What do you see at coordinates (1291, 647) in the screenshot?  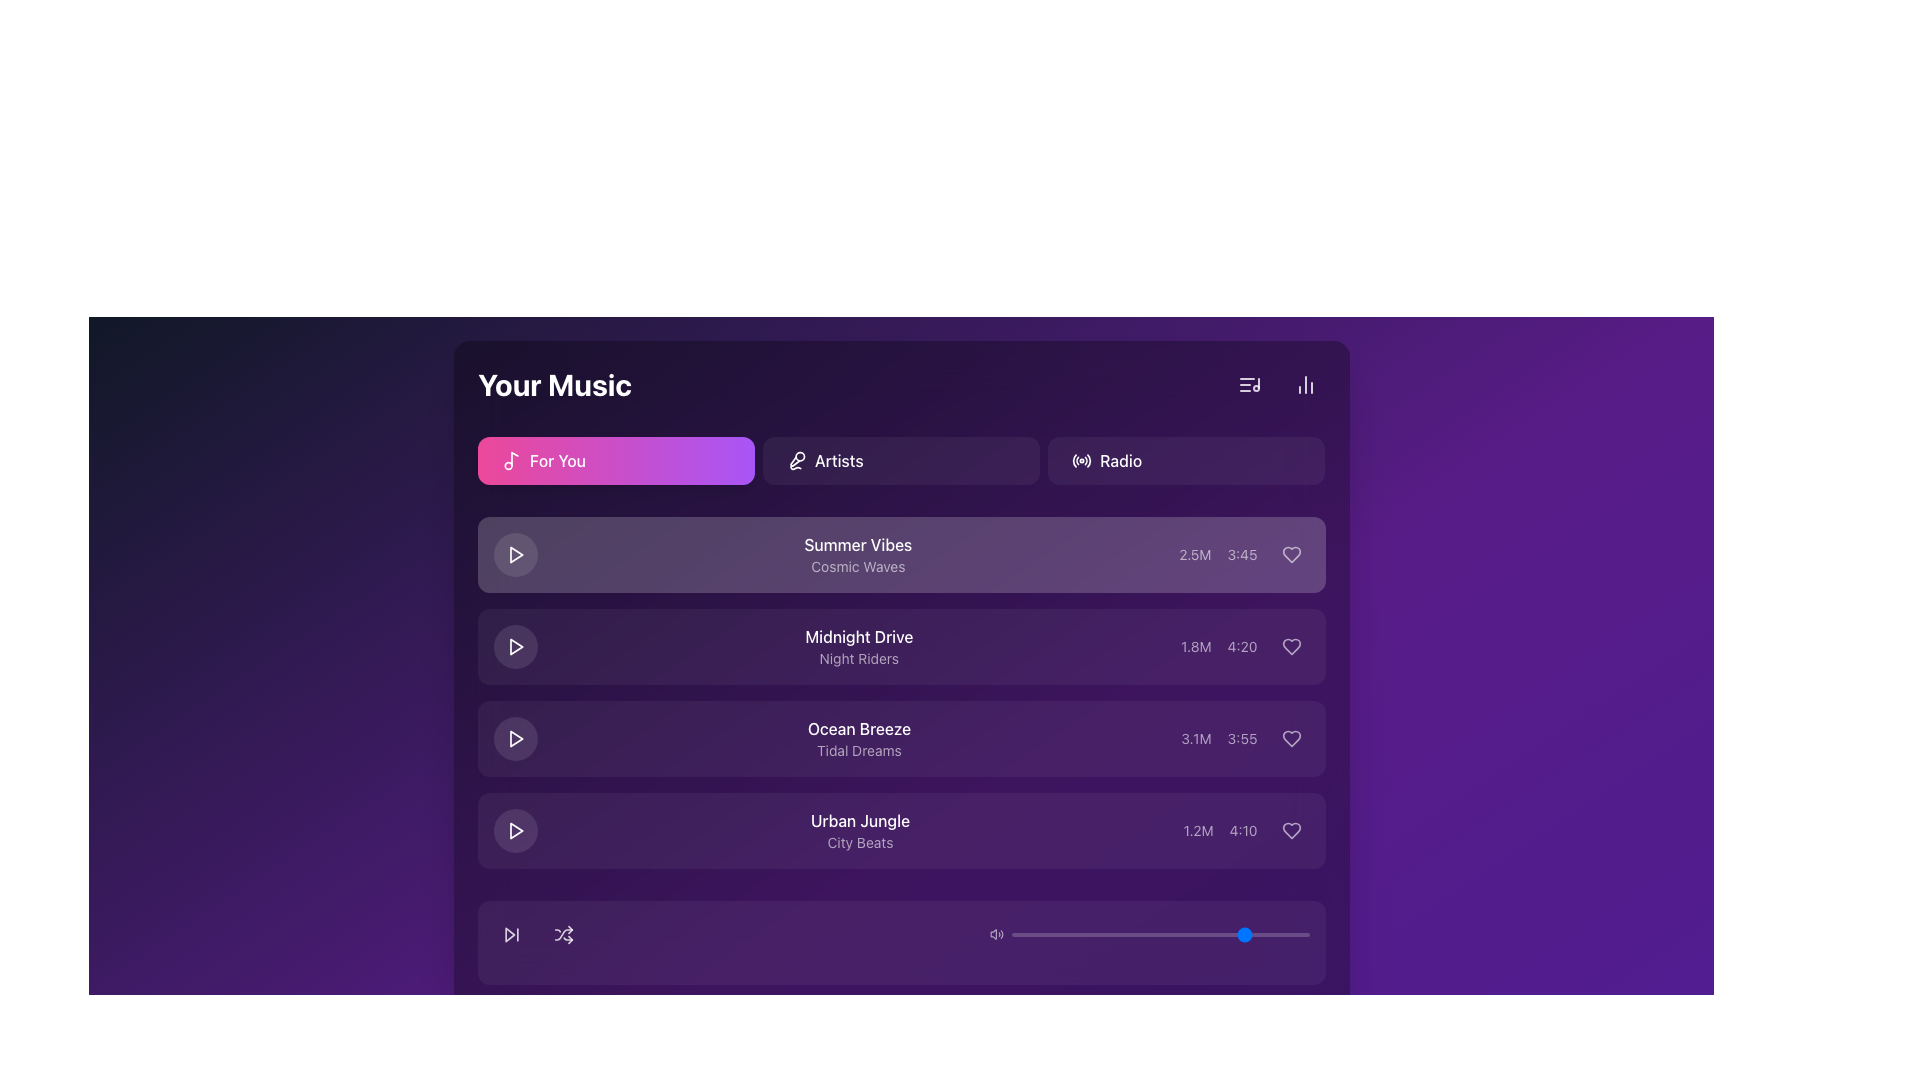 I see `the 'like' button for the item 'Midnight Drive'` at bounding box center [1291, 647].